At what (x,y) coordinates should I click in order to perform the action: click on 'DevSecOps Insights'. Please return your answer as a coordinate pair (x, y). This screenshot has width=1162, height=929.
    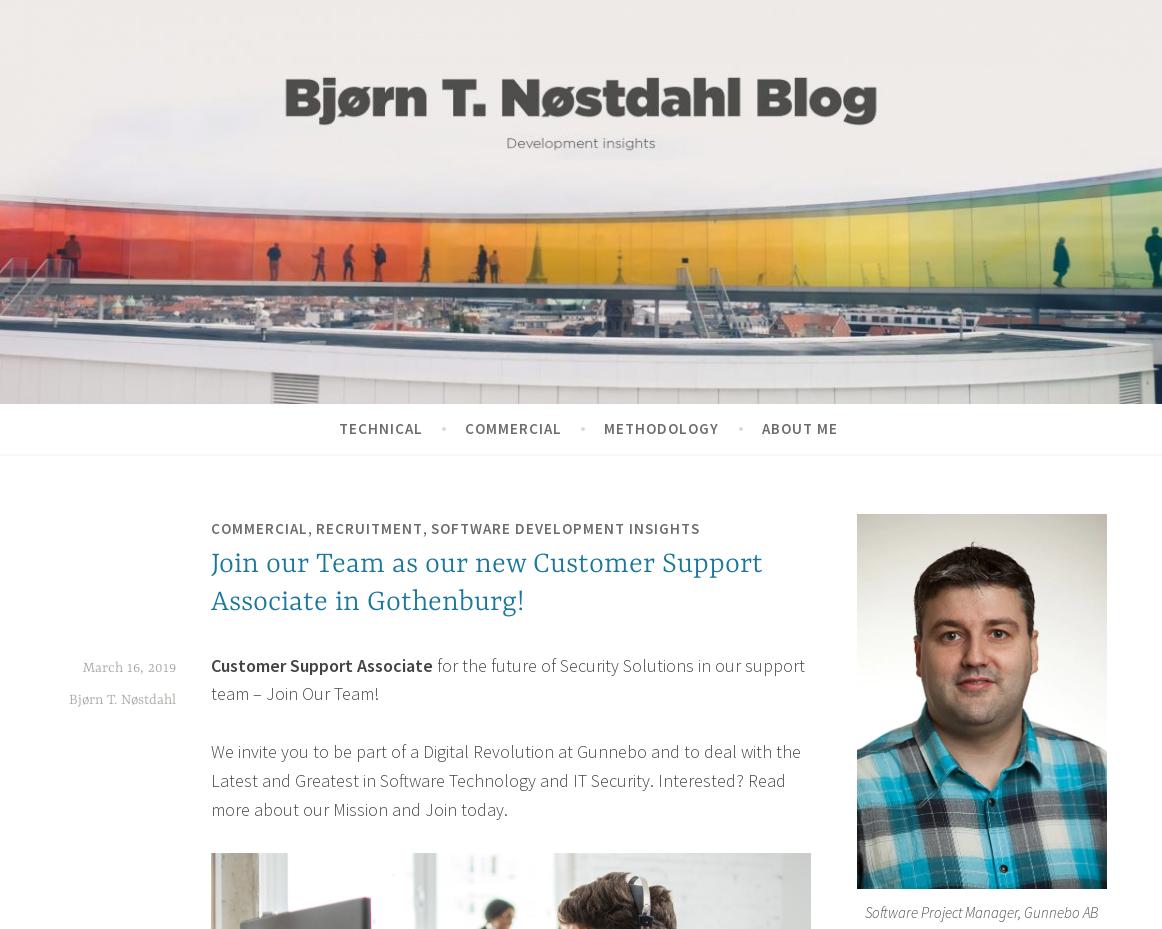
    Looking at the image, I should click on (134, 241).